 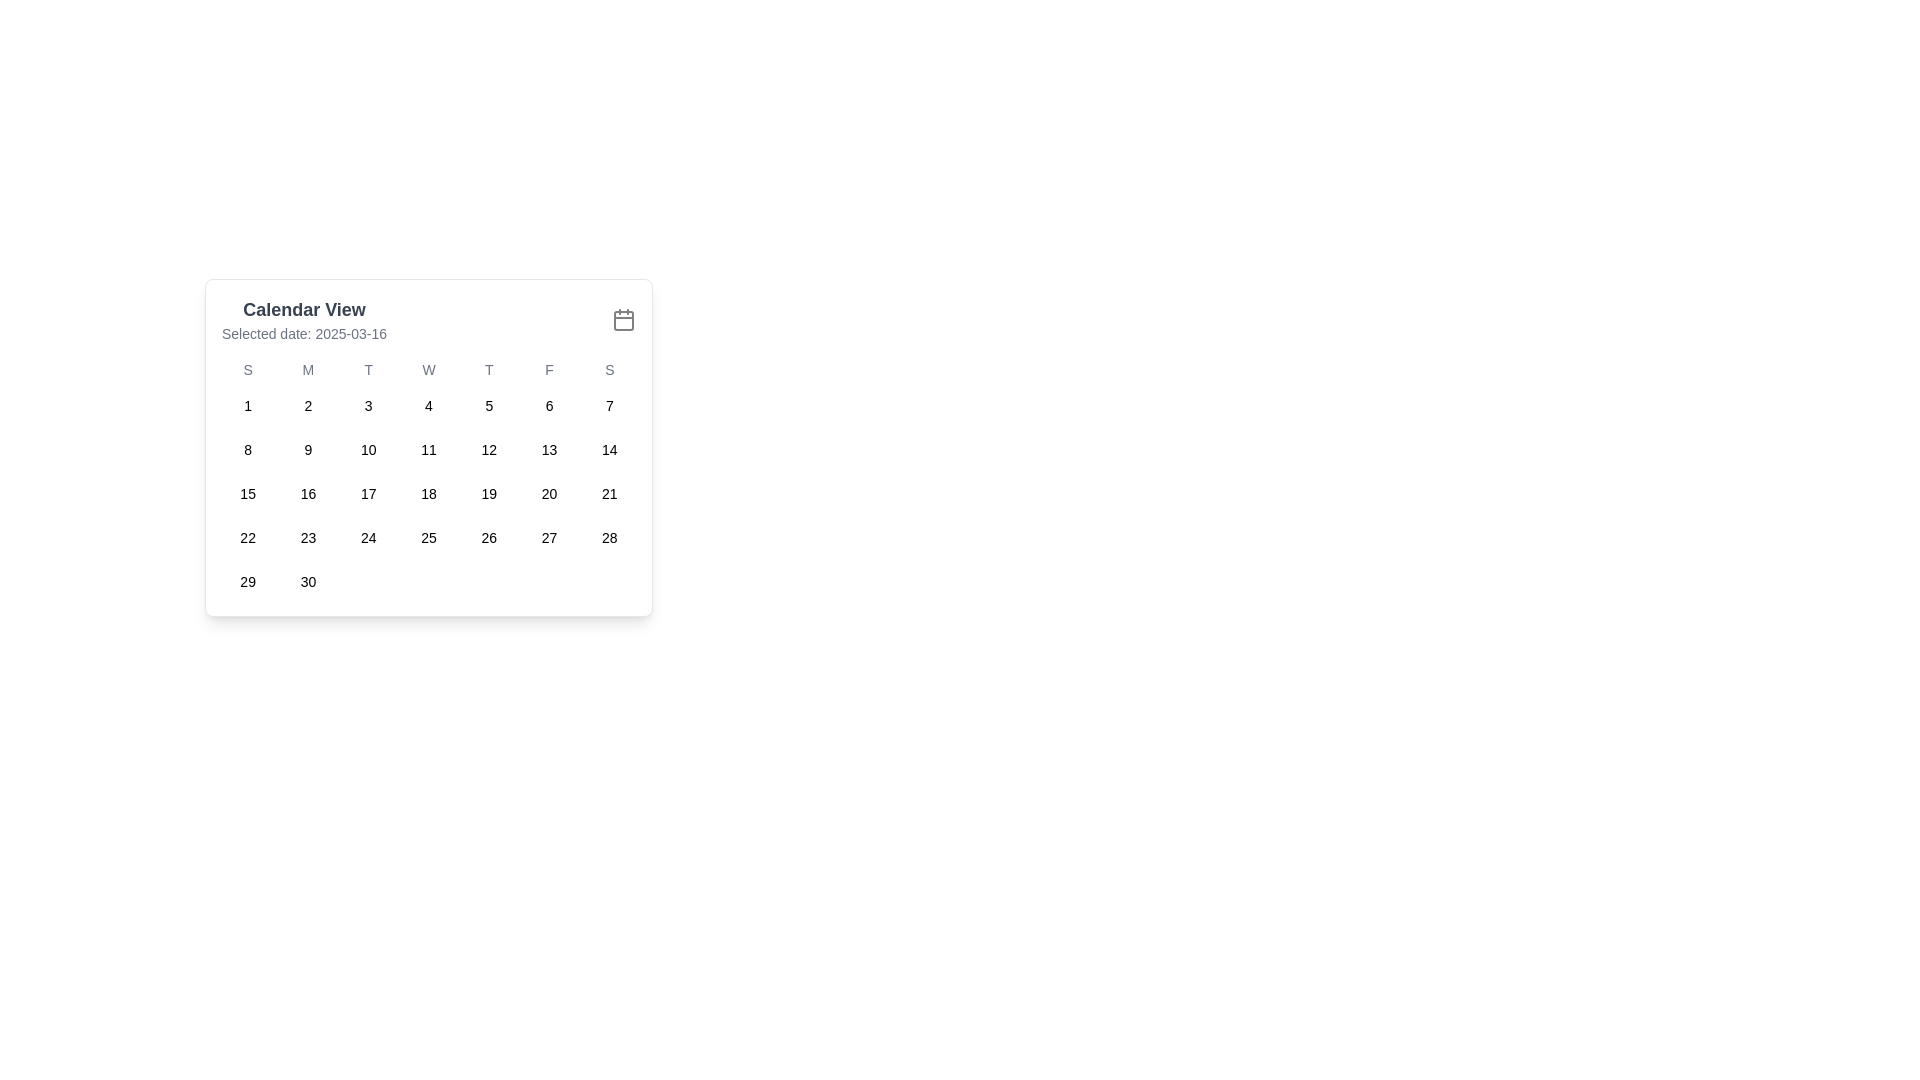 I want to click on the button representing the 11th day in the calendar view, located in the fourth row and fourth column of the grid, so click(x=427, y=450).